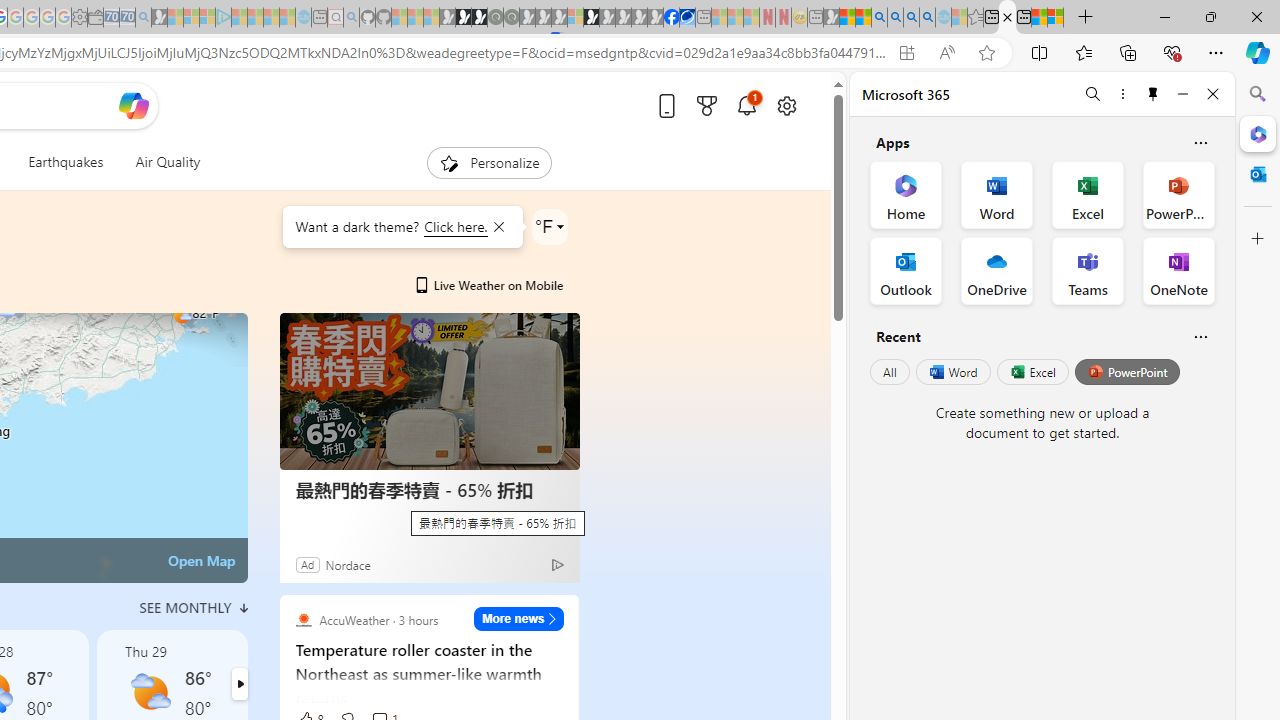  Describe the element at coordinates (831, 17) in the screenshot. I see `'MSN - Sleeping'` at that location.